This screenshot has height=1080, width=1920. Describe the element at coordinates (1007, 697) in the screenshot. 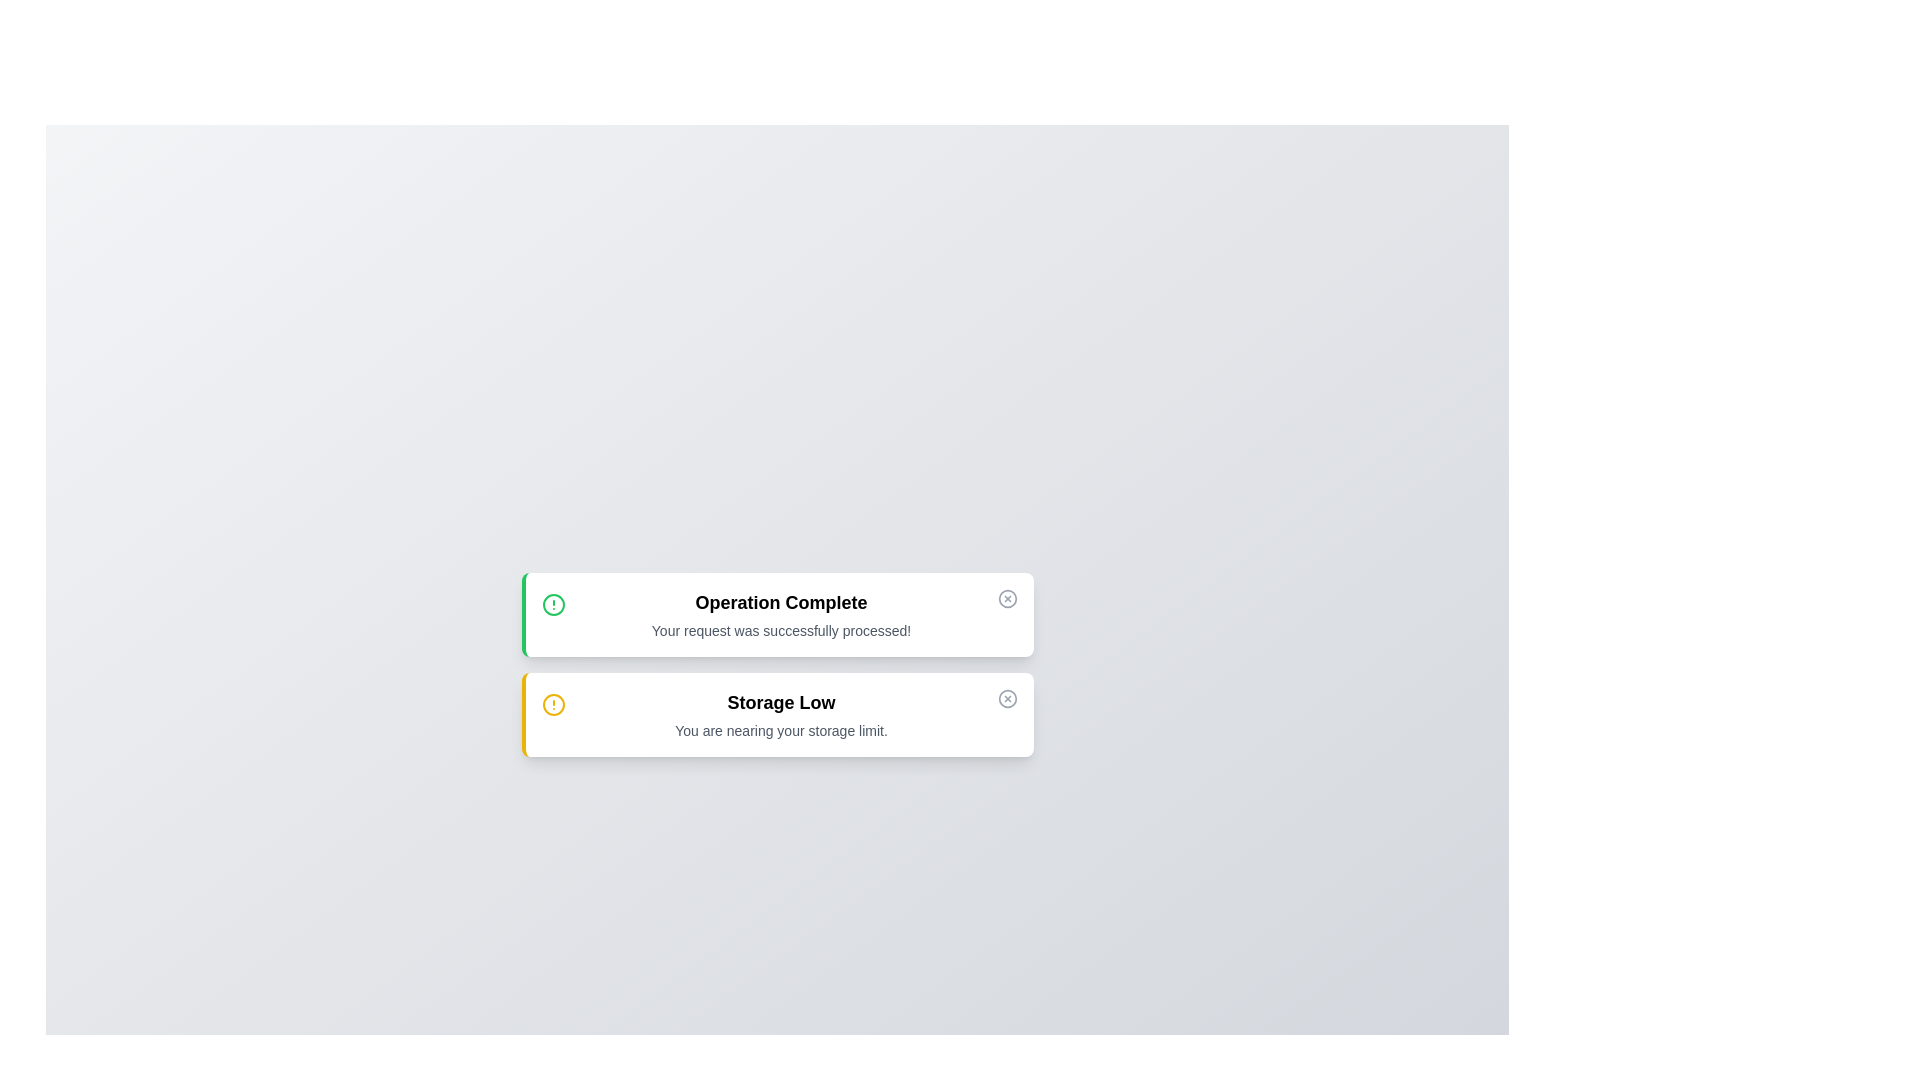

I see `close button for the alert titled 'Storage Low'` at that location.